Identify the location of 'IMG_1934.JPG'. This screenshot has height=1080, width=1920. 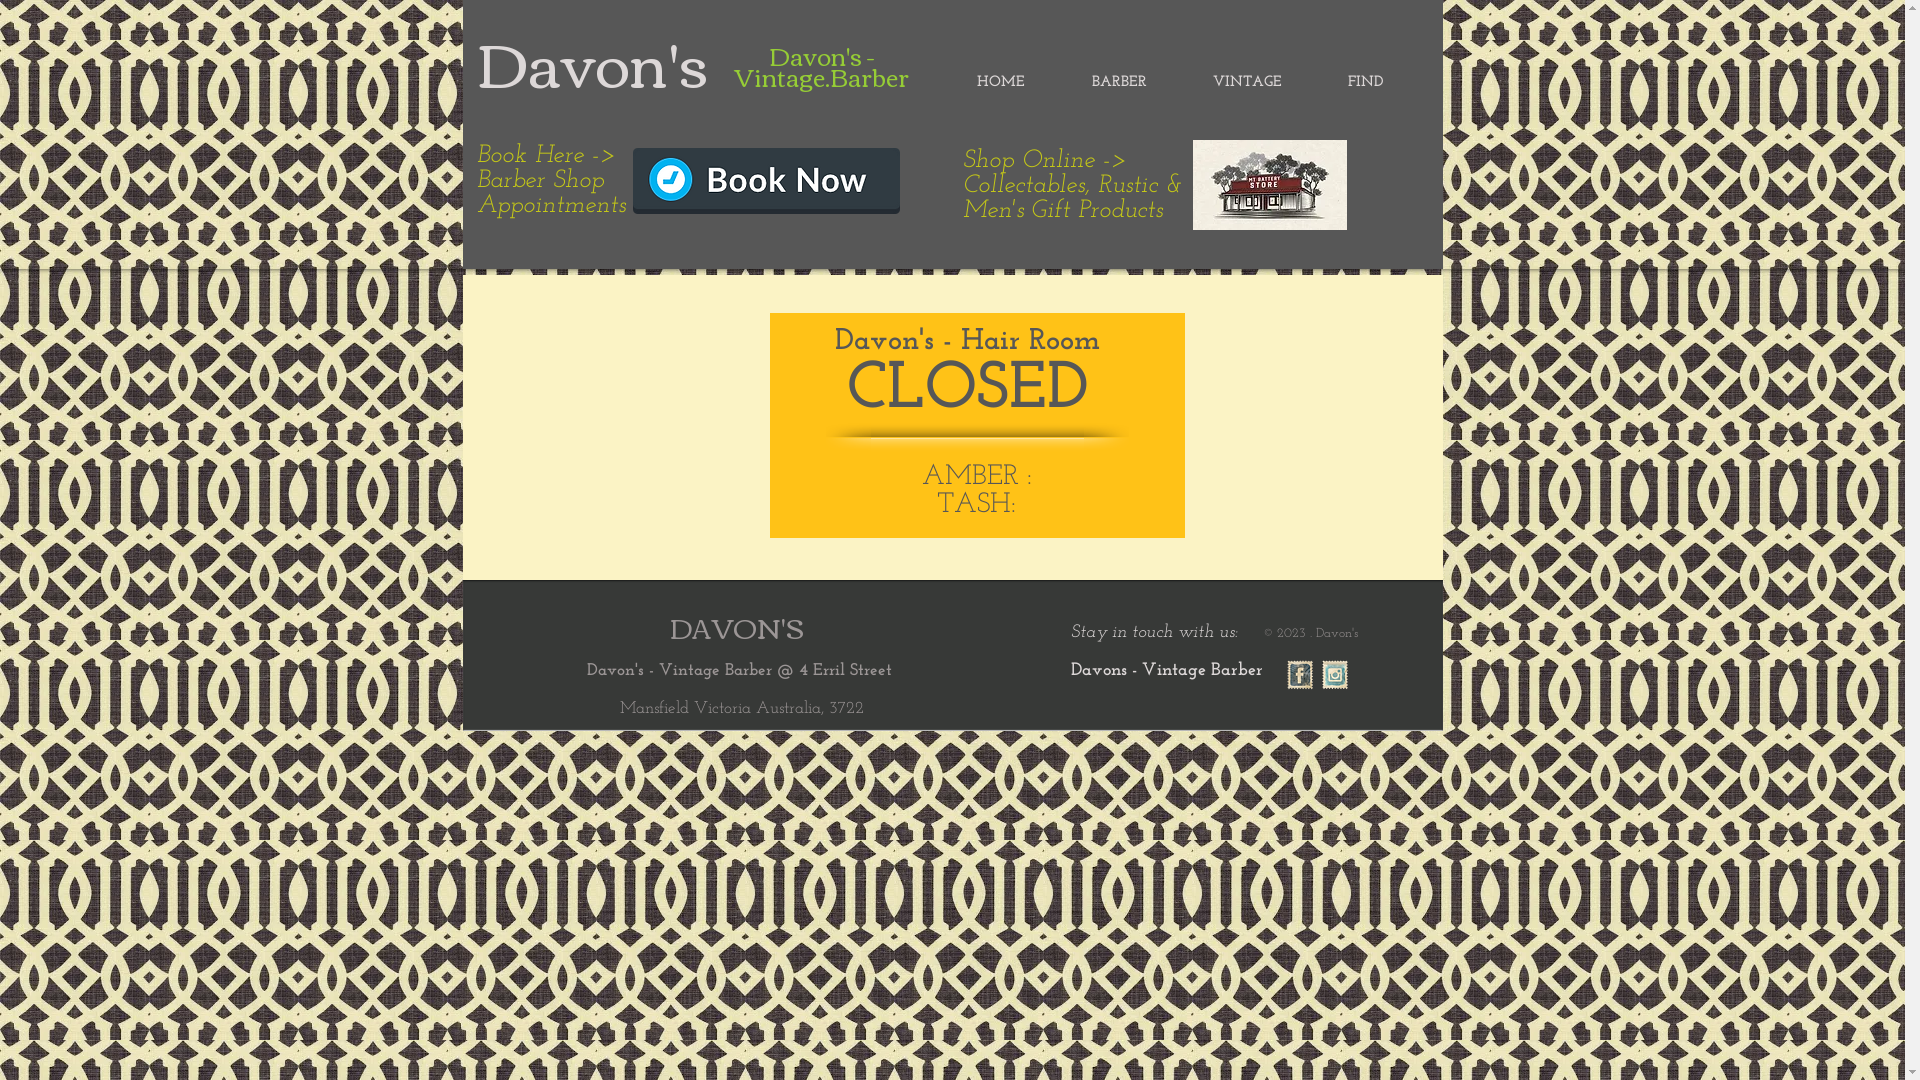
(1267, 185).